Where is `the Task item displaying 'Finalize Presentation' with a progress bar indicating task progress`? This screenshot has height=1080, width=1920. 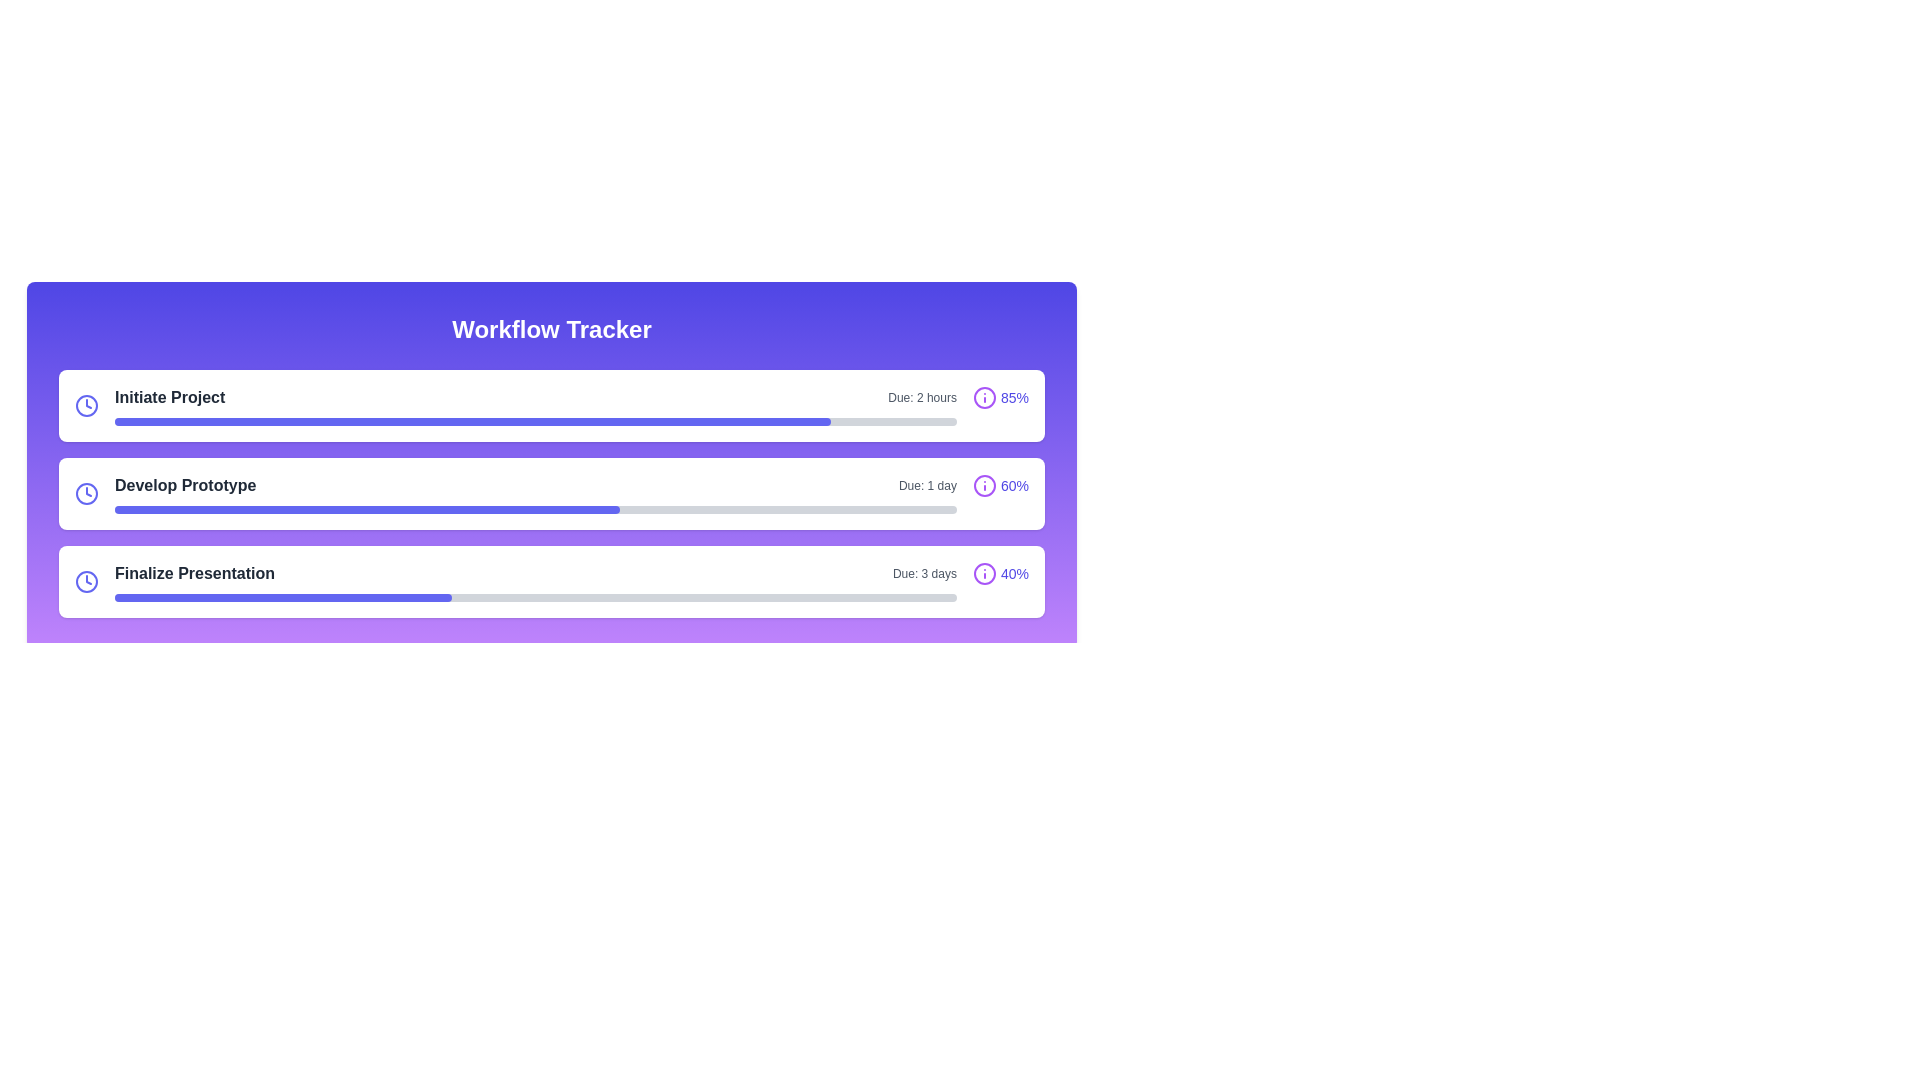
the Task item displaying 'Finalize Presentation' with a progress bar indicating task progress is located at coordinates (536, 582).